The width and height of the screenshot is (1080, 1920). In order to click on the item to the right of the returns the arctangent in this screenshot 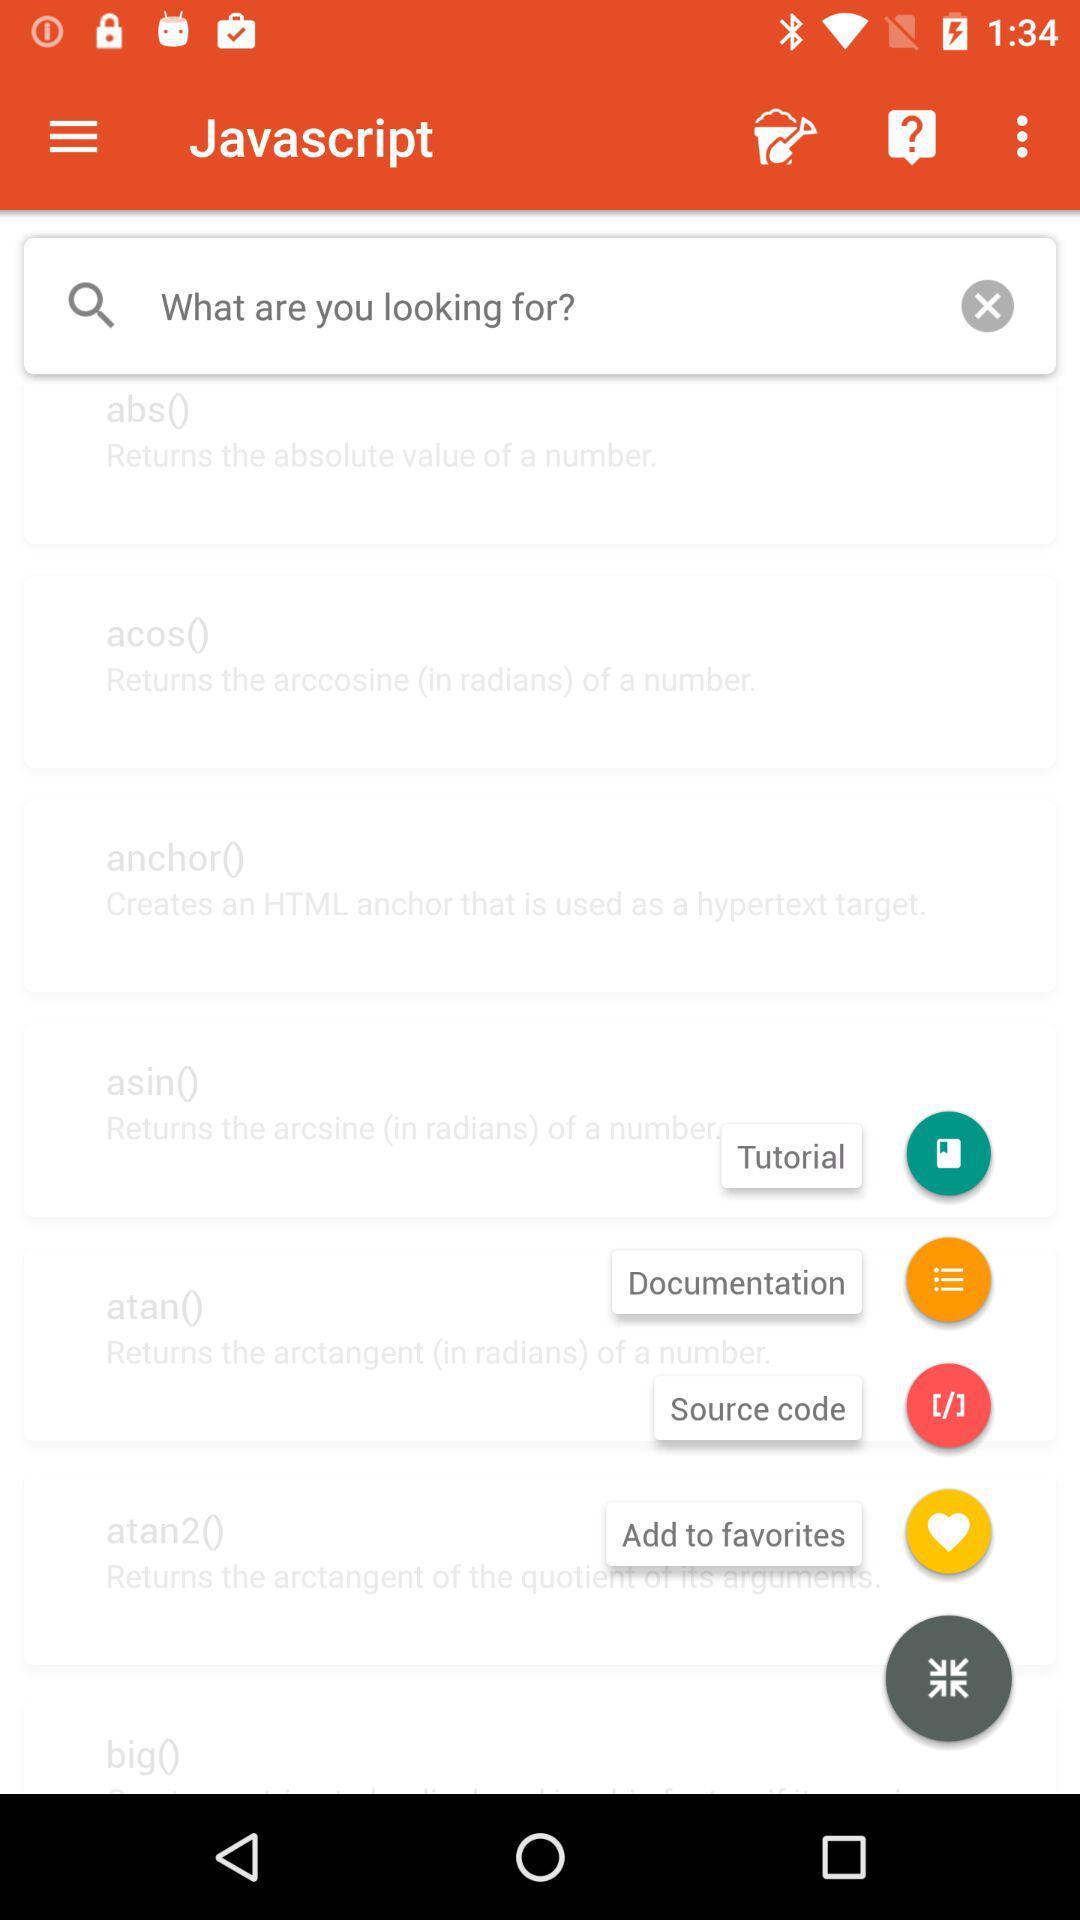, I will do `click(947, 1680)`.